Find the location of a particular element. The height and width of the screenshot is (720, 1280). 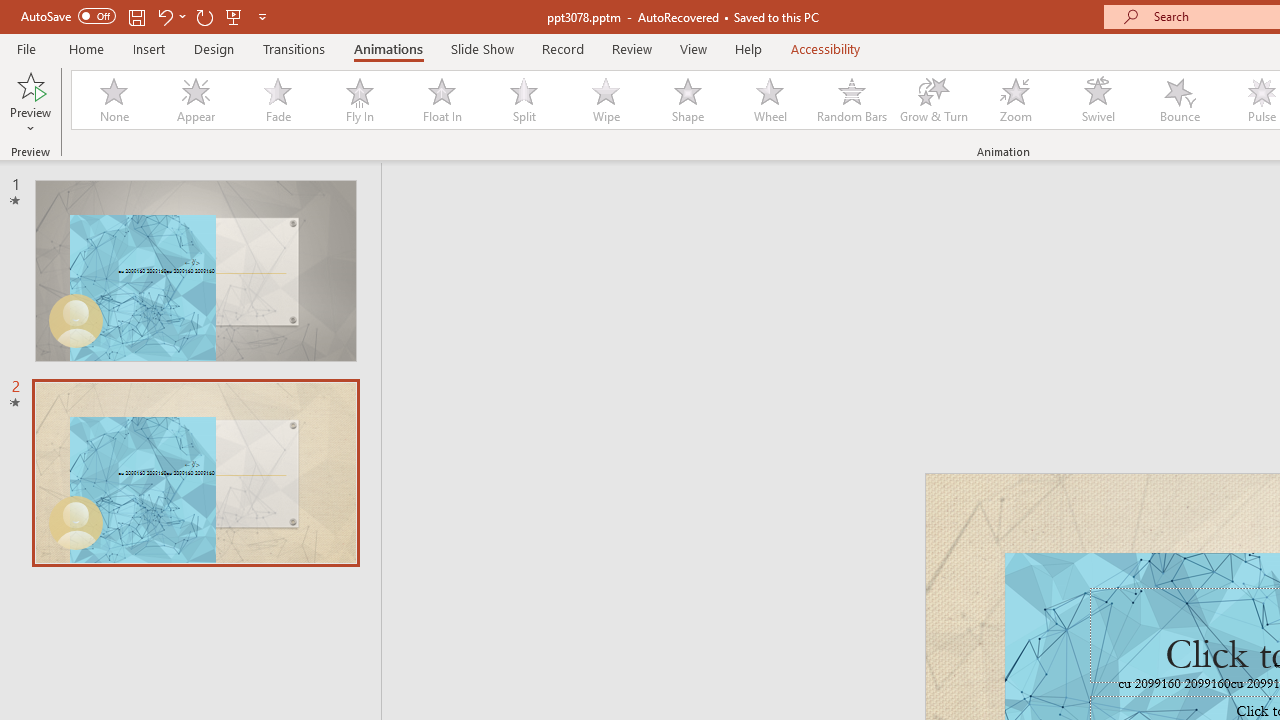

'Fade' is located at coordinates (276, 100).